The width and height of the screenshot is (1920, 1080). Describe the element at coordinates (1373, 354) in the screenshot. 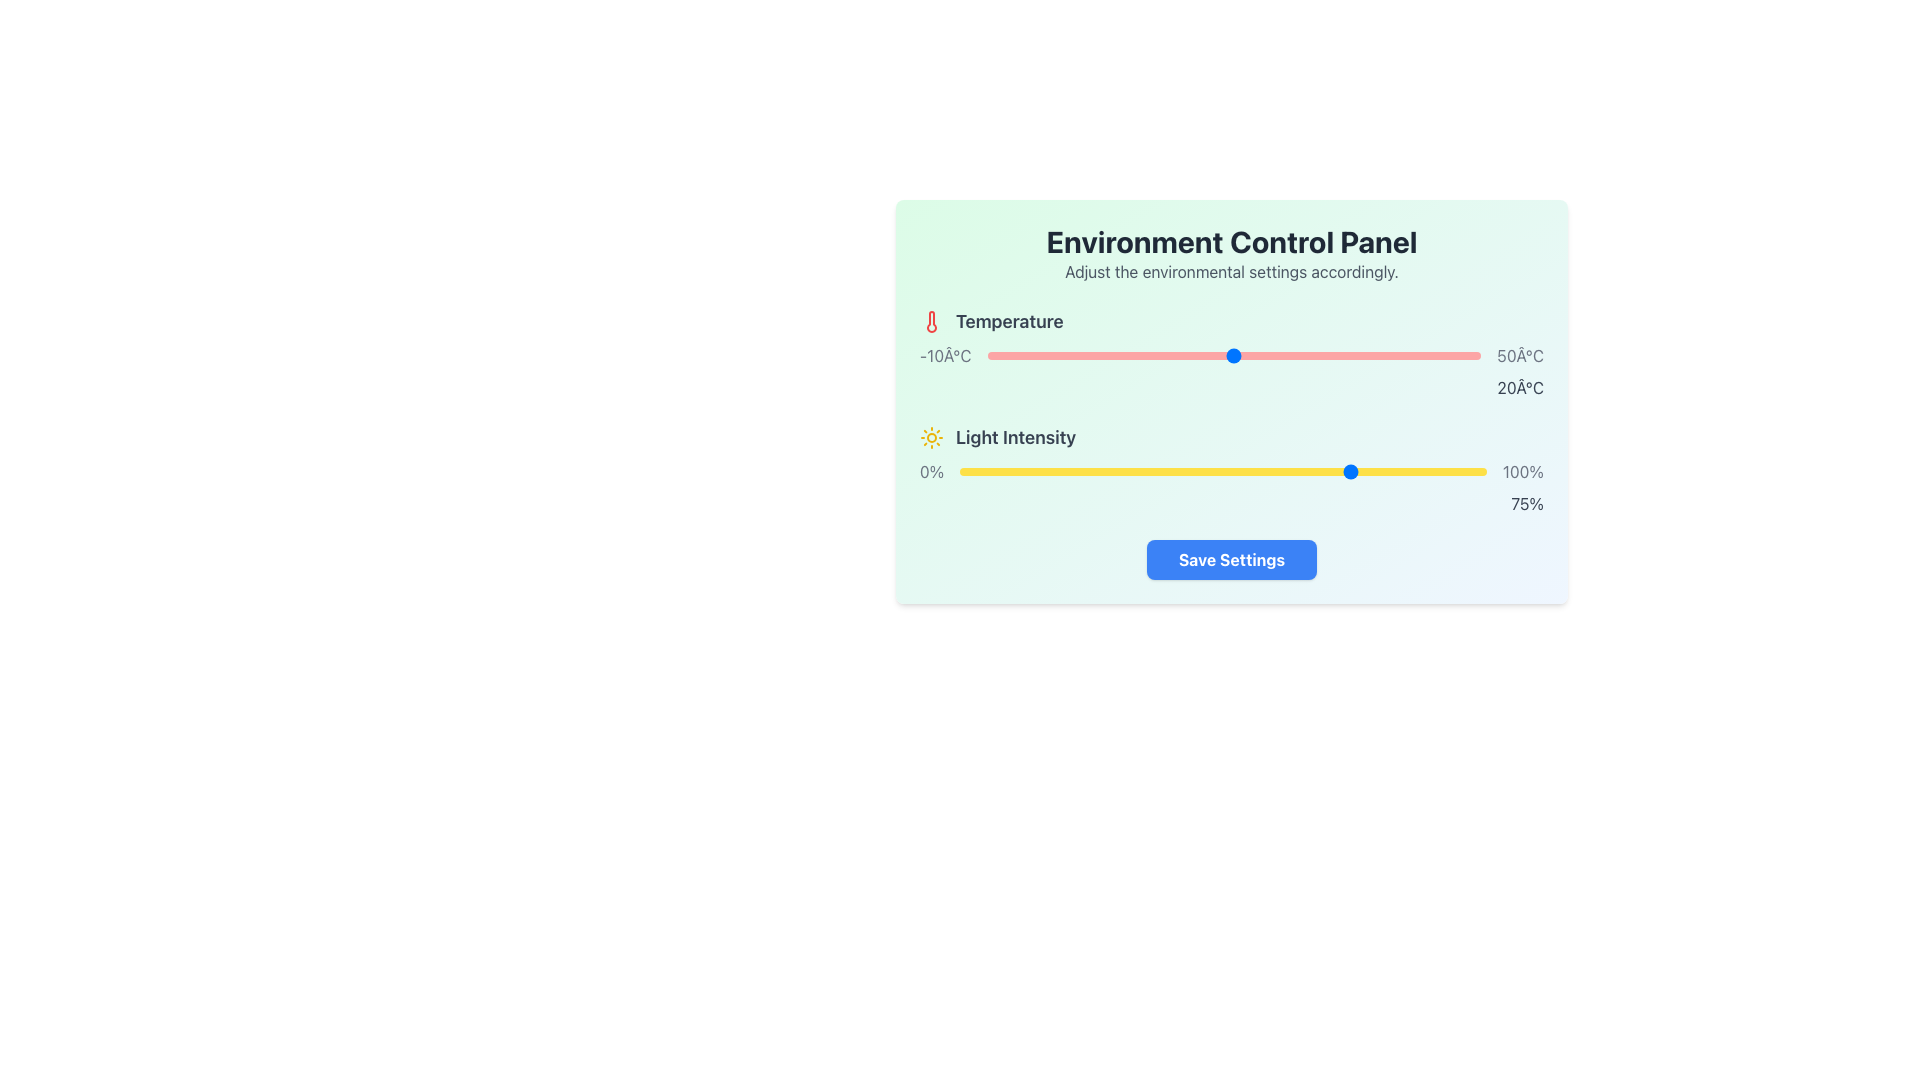

I see `temperature` at that location.